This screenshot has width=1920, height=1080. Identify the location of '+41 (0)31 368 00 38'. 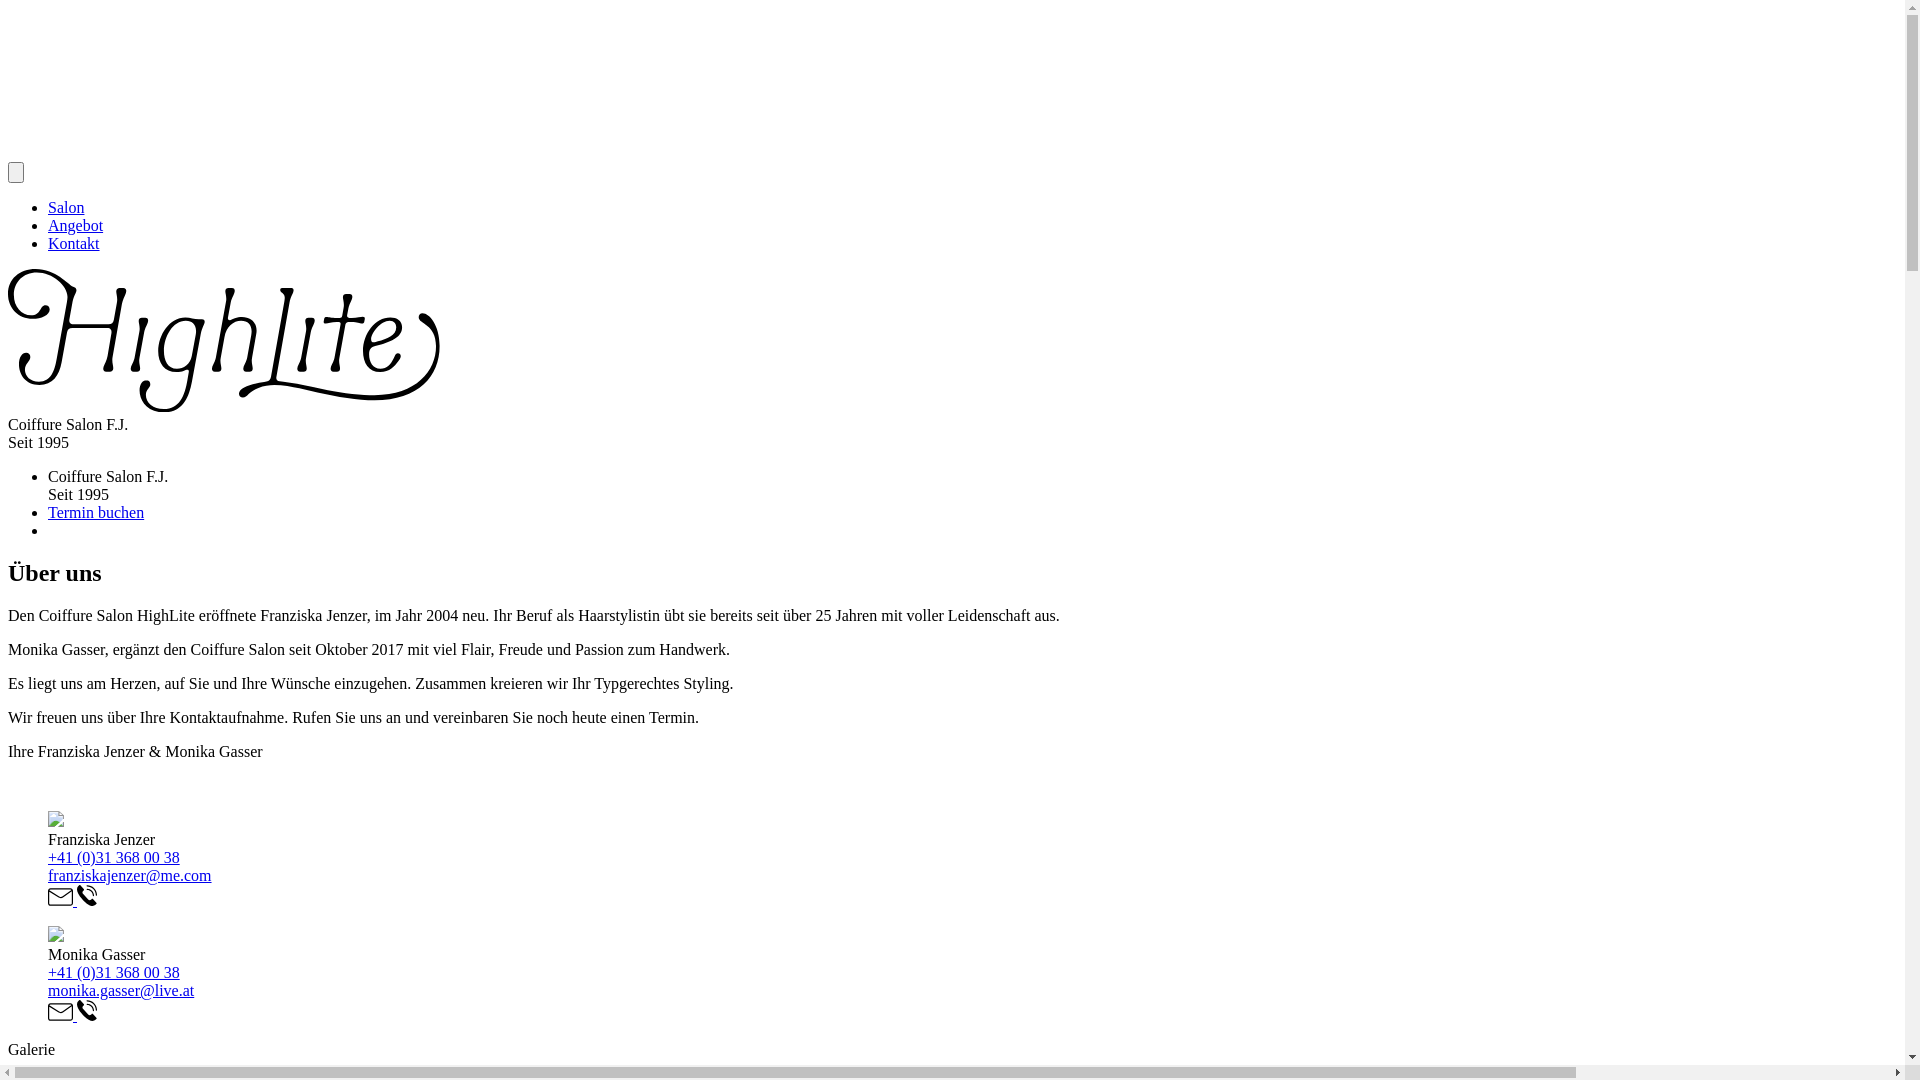
(113, 971).